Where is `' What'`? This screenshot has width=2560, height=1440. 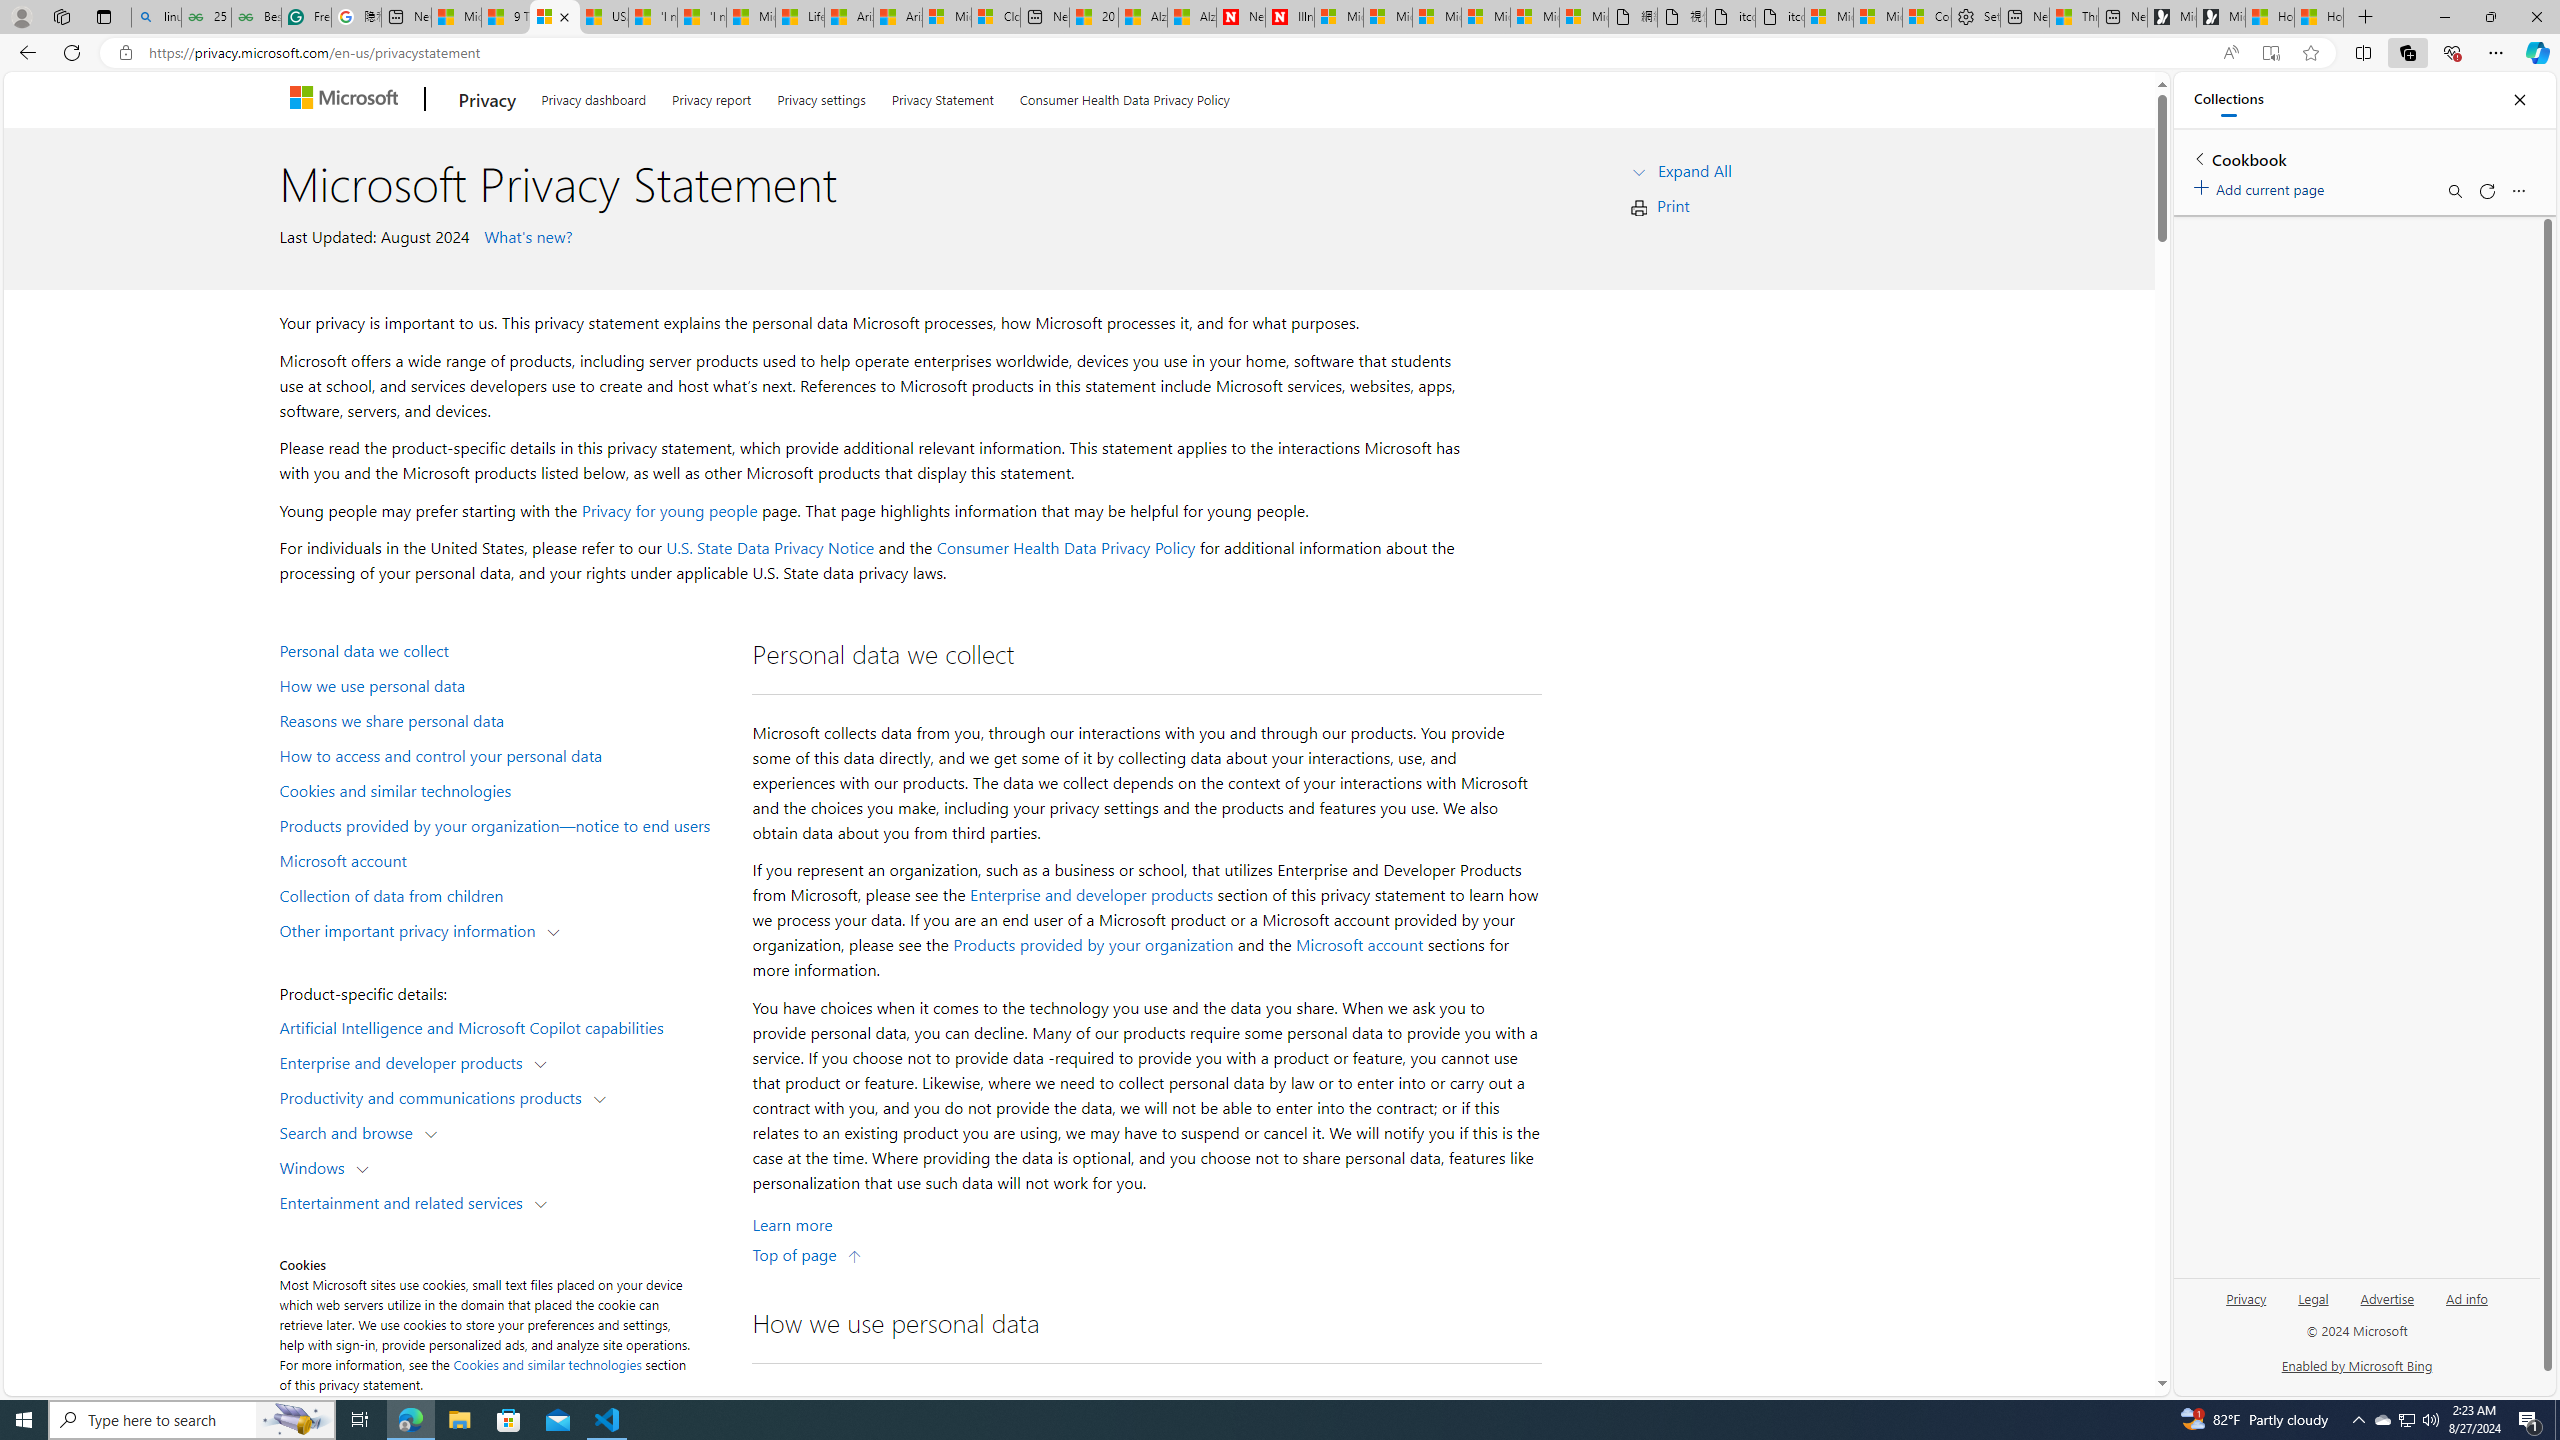 ' What' is located at coordinates (525, 235).